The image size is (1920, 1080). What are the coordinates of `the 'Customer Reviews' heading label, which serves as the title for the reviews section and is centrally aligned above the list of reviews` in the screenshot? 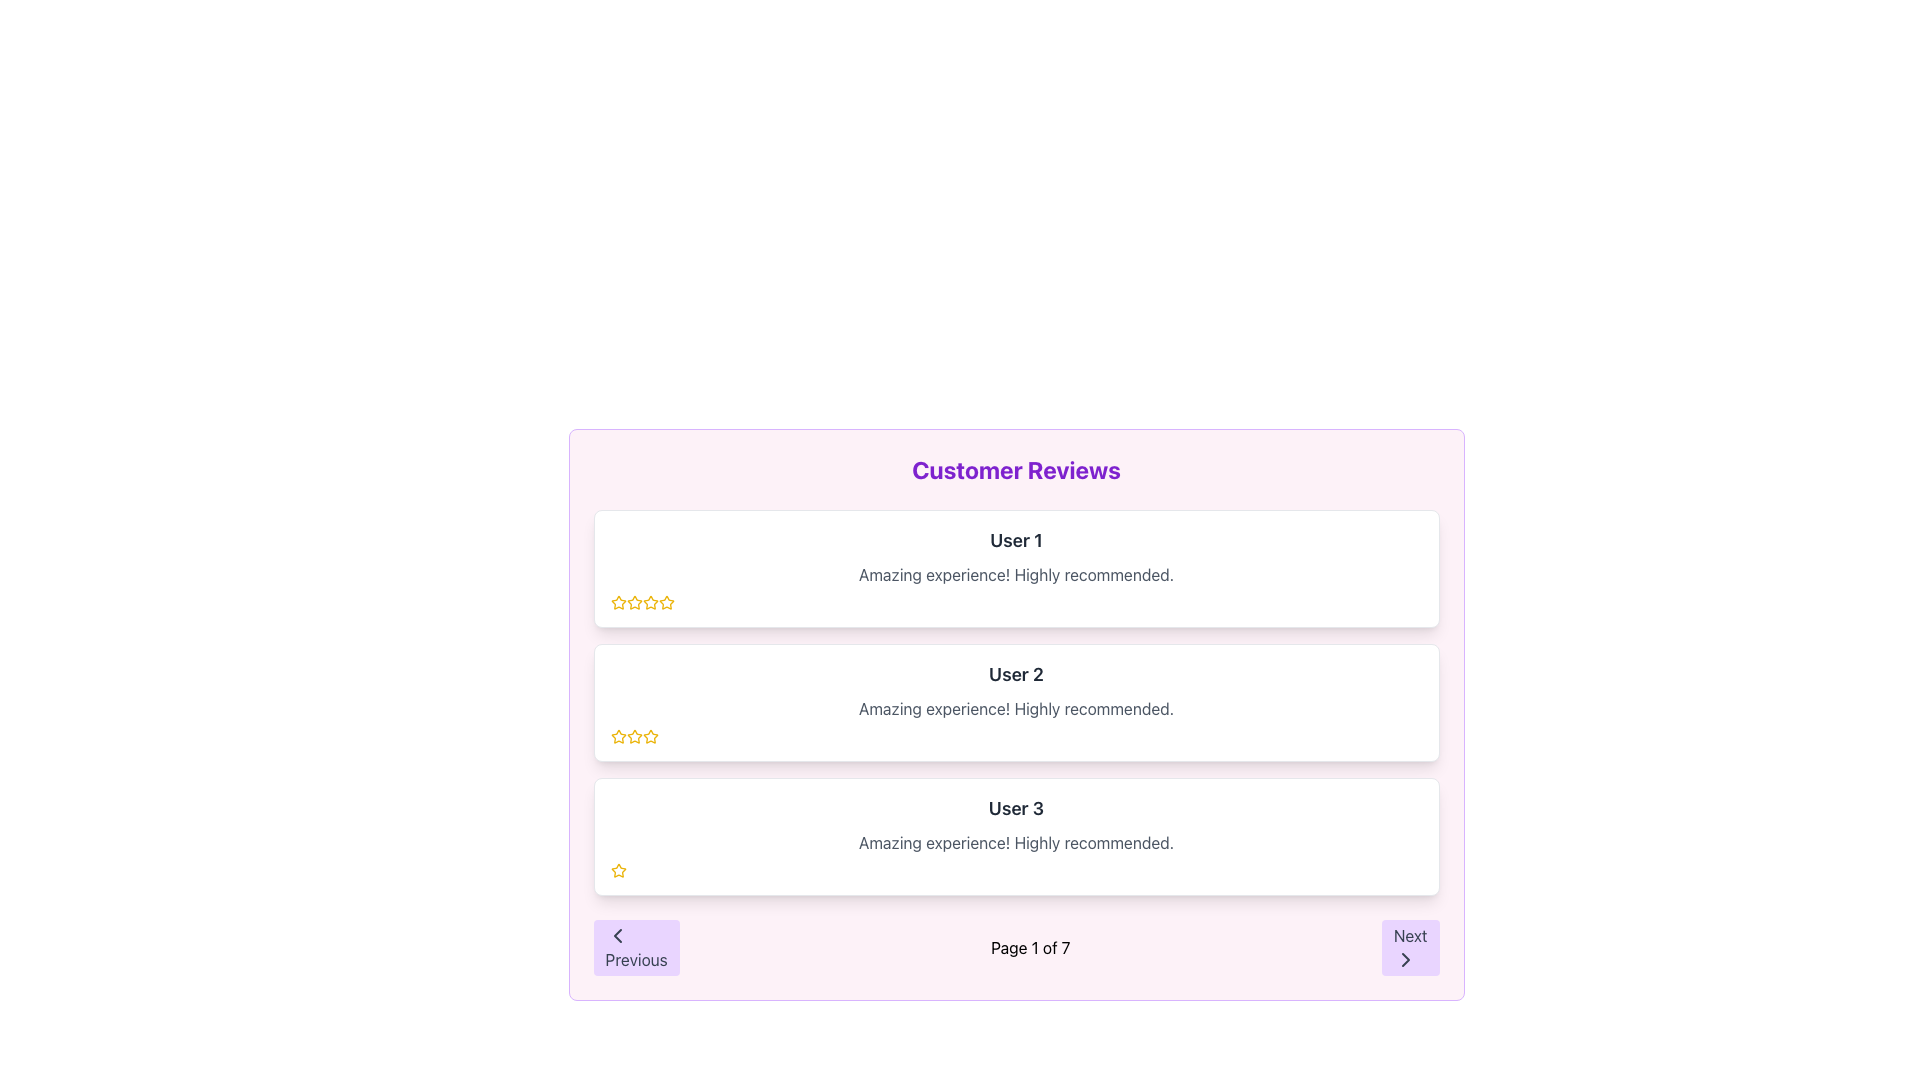 It's located at (1016, 470).